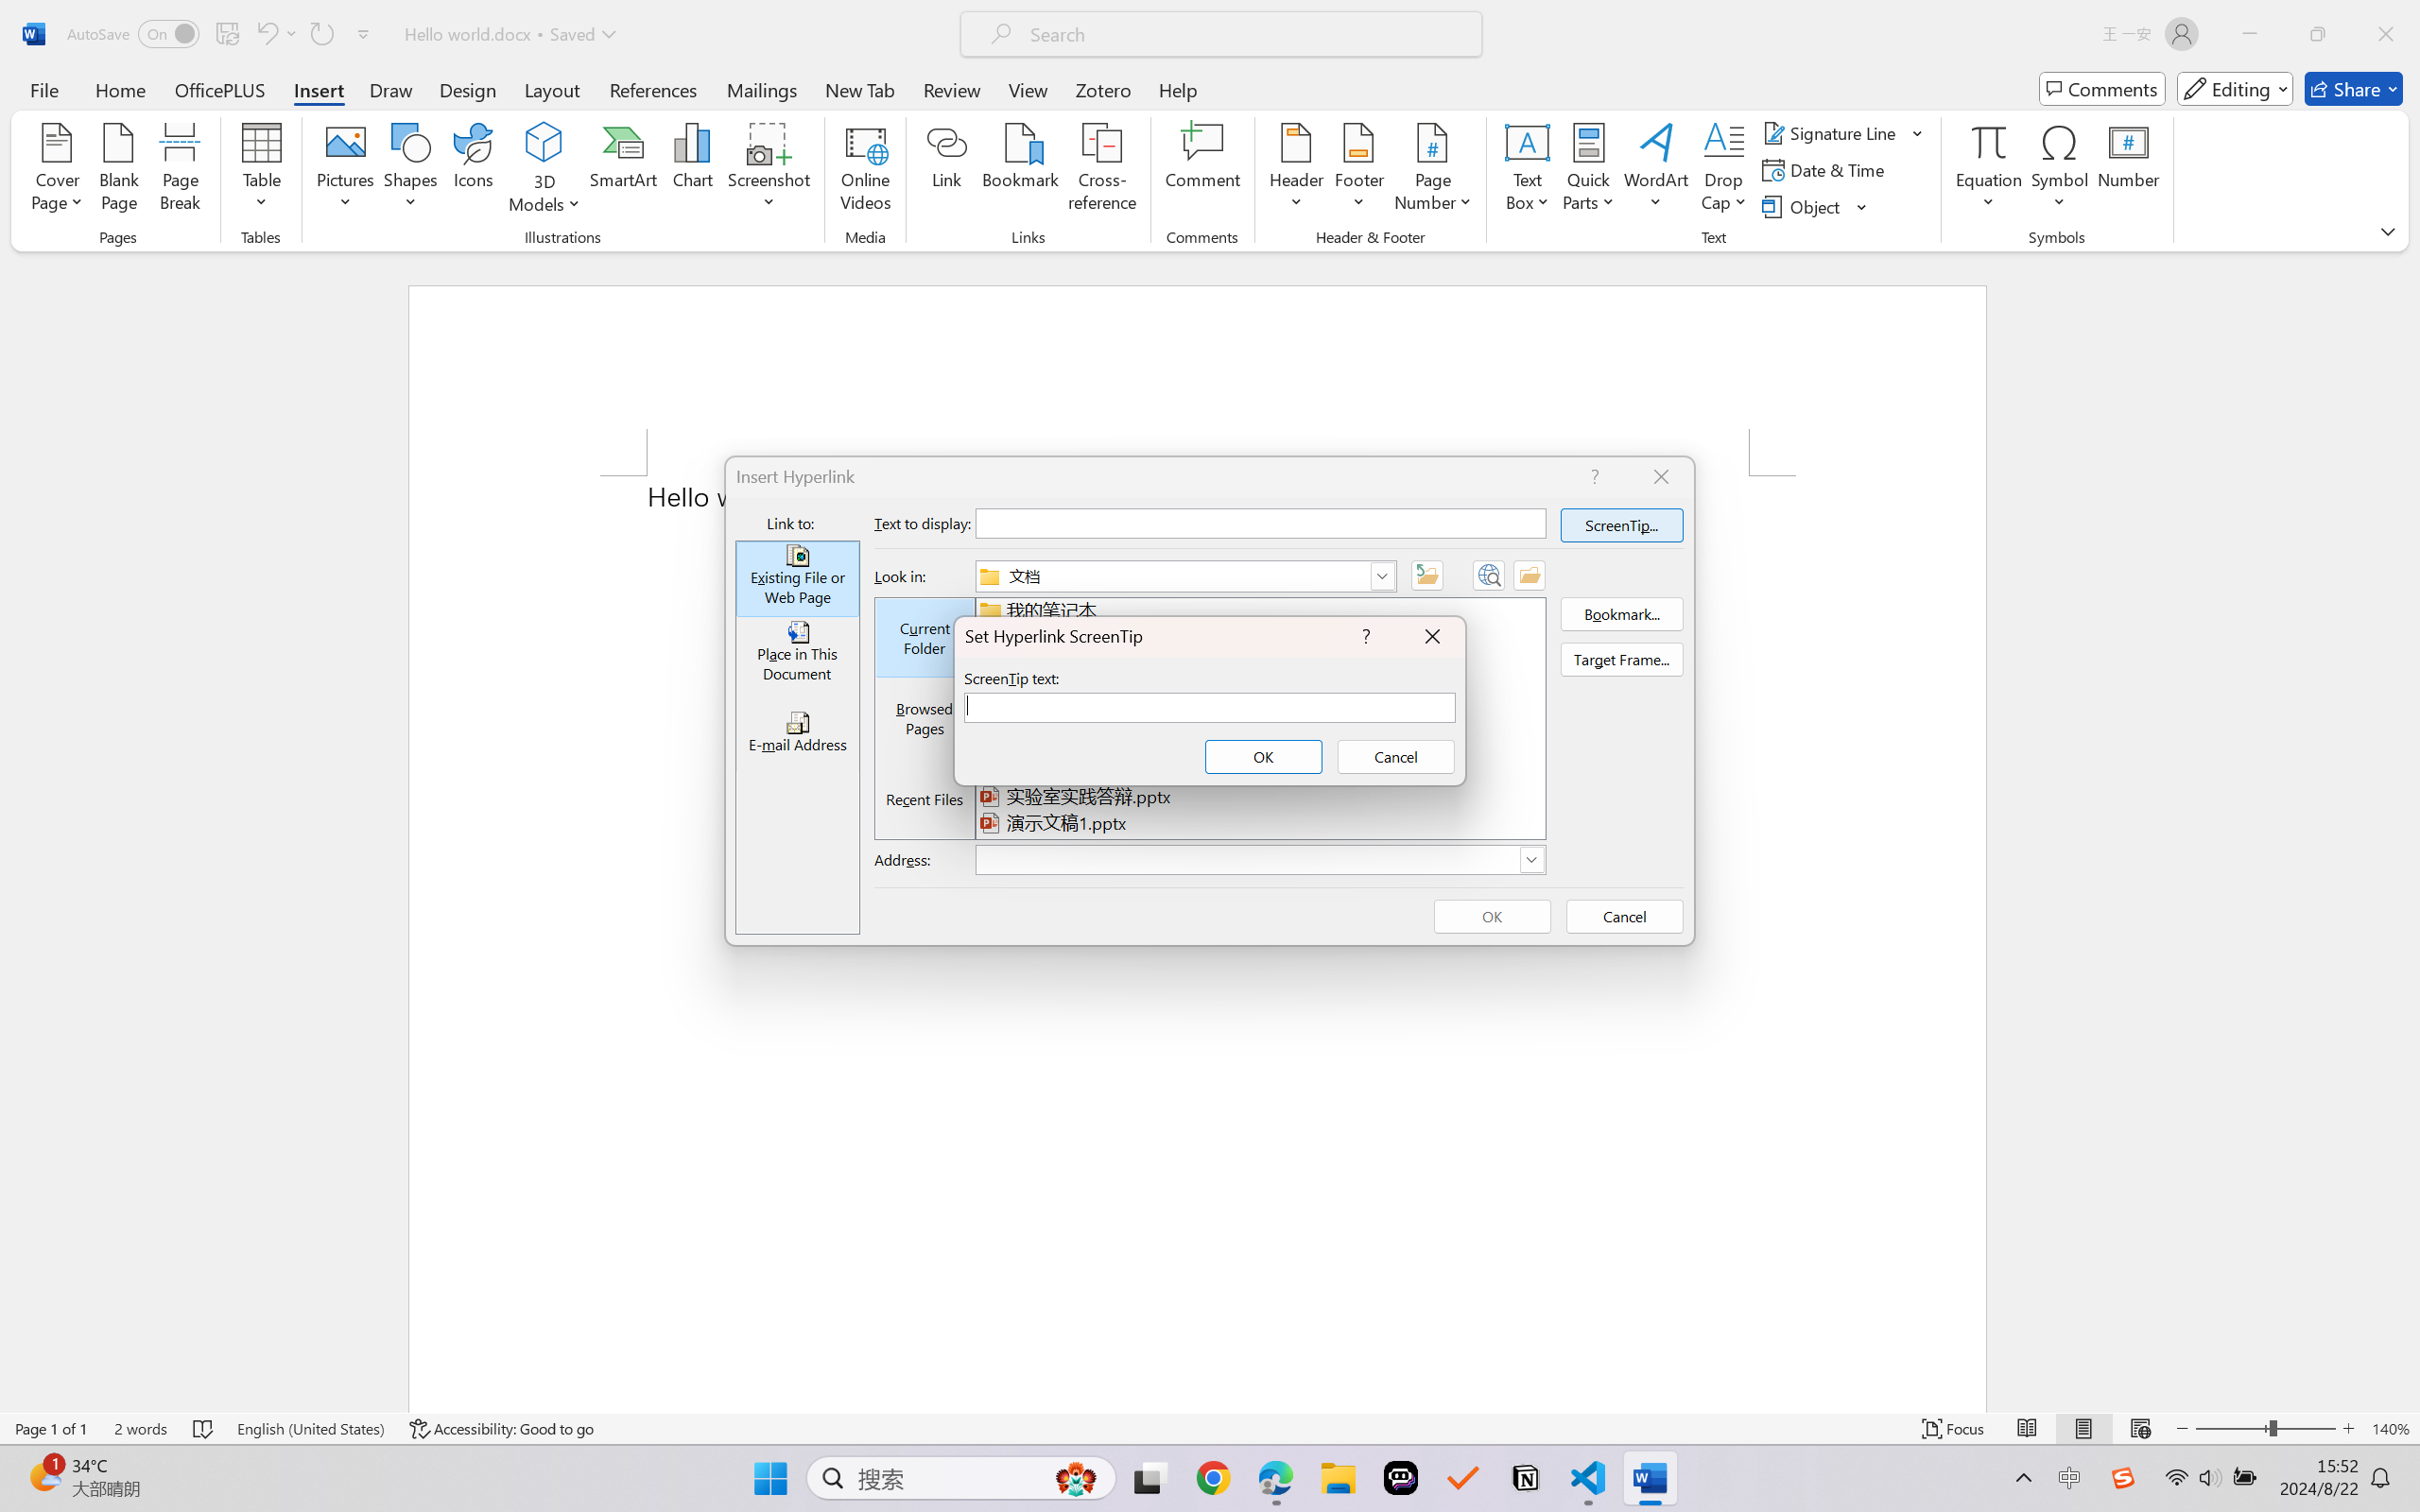 This screenshot has width=2420, height=1512. Describe the element at coordinates (1396, 756) in the screenshot. I see `'Cancel'` at that location.